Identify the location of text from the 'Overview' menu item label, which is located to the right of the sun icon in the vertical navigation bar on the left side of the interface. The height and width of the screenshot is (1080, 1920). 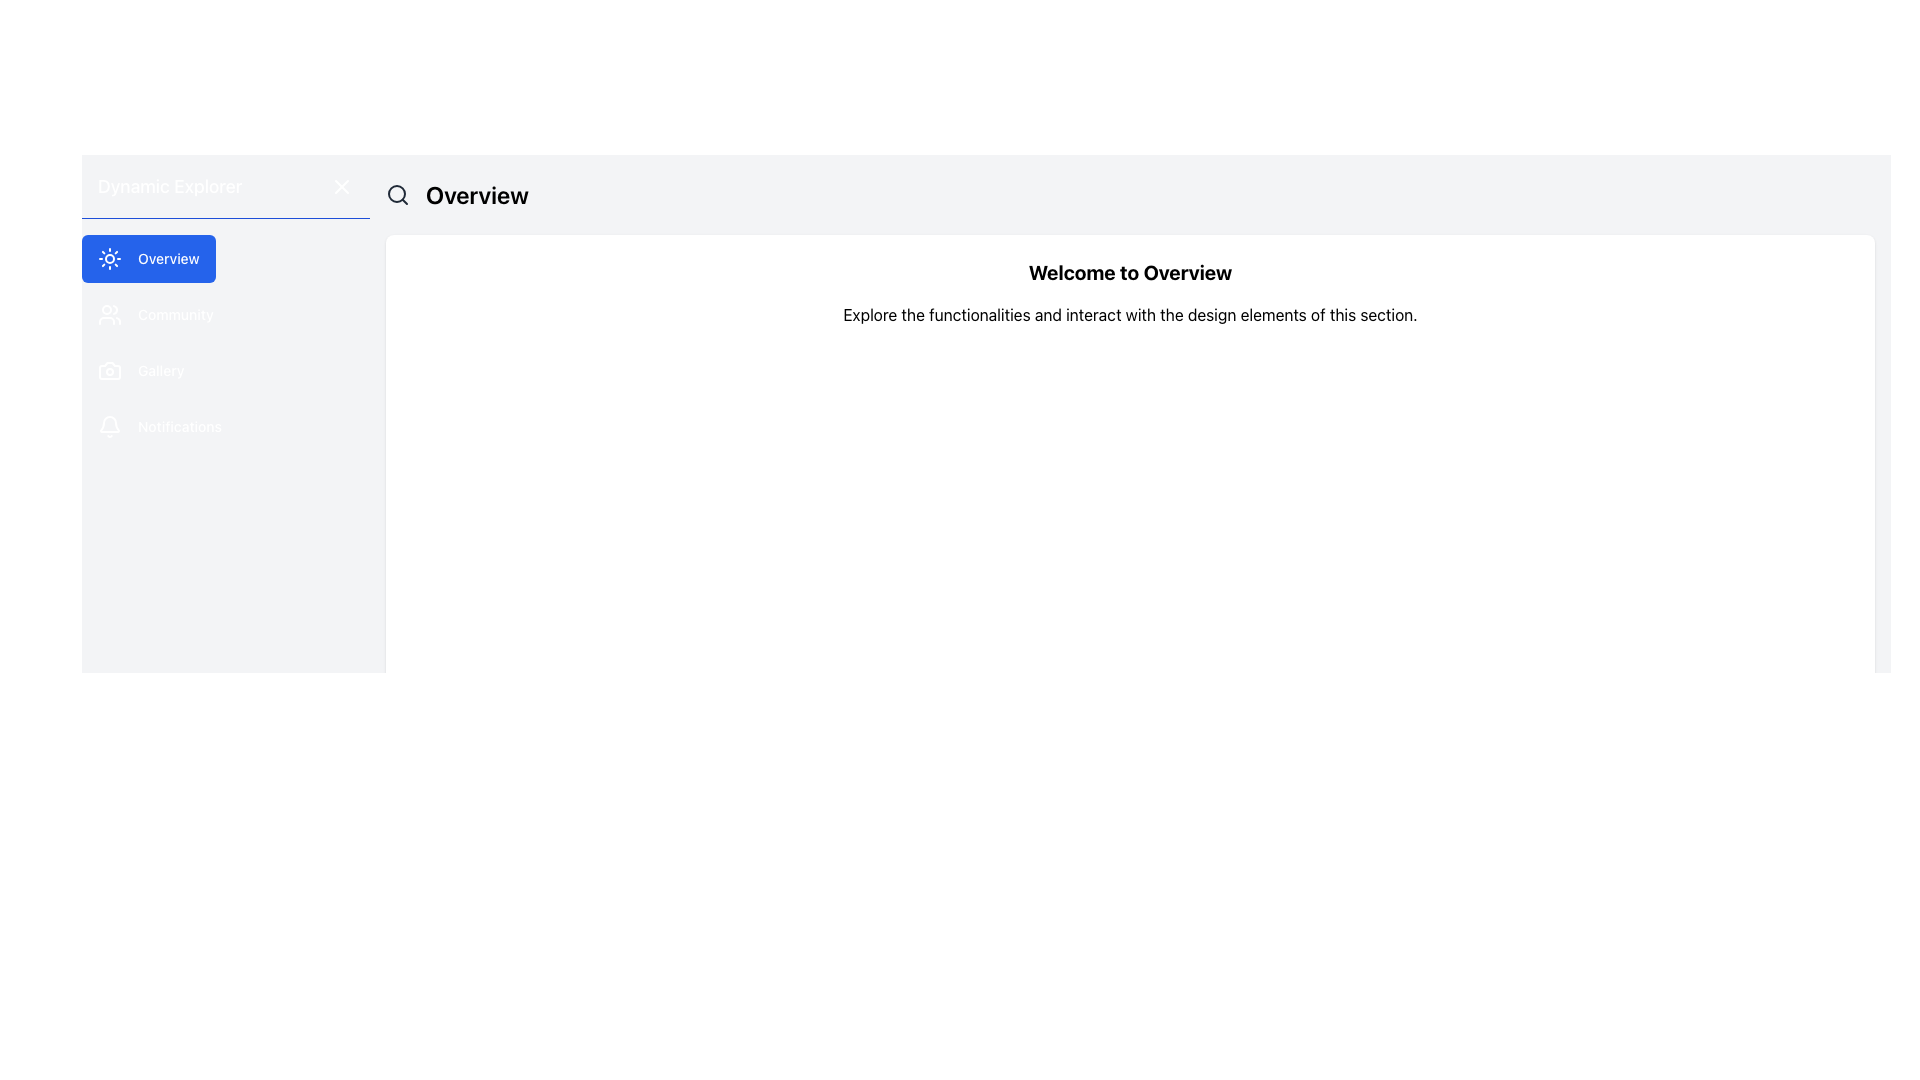
(168, 257).